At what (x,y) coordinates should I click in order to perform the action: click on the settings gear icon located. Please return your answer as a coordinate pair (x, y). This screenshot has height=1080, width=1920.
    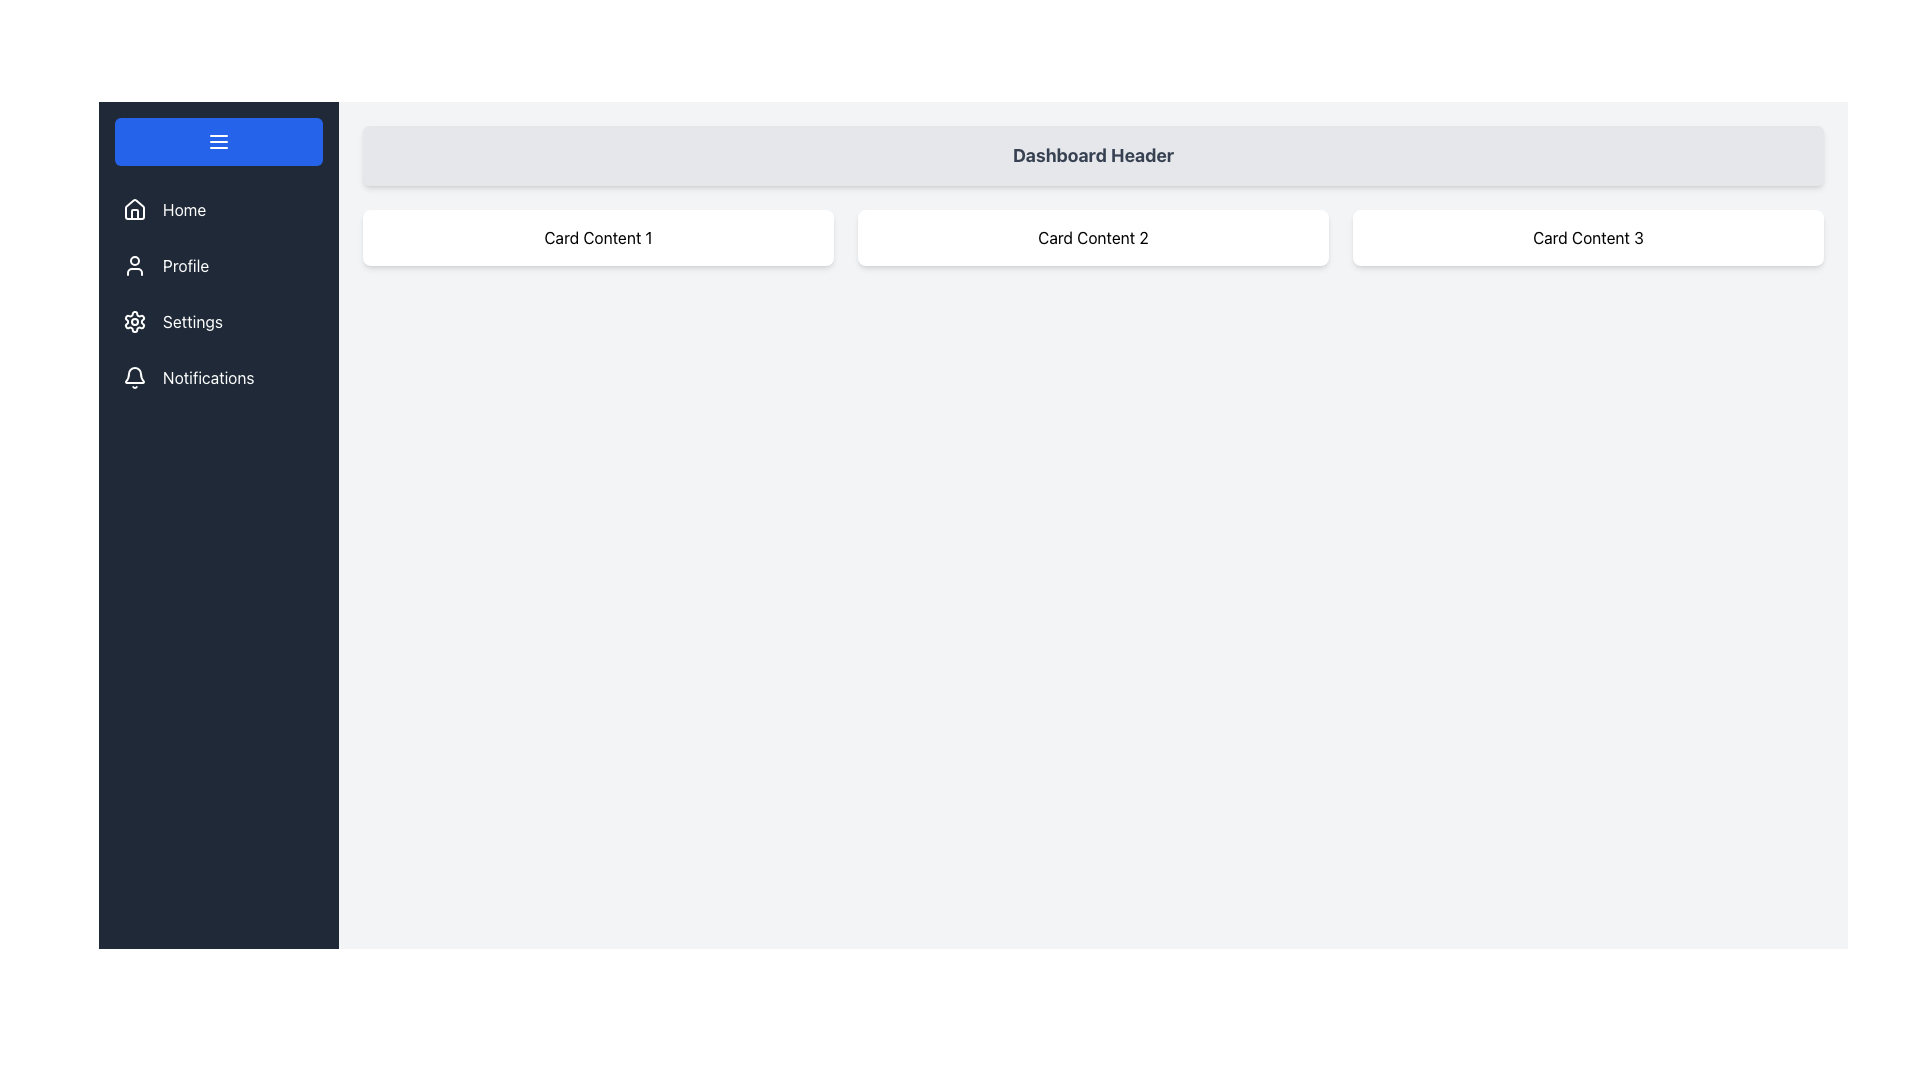
    Looking at the image, I should click on (133, 320).